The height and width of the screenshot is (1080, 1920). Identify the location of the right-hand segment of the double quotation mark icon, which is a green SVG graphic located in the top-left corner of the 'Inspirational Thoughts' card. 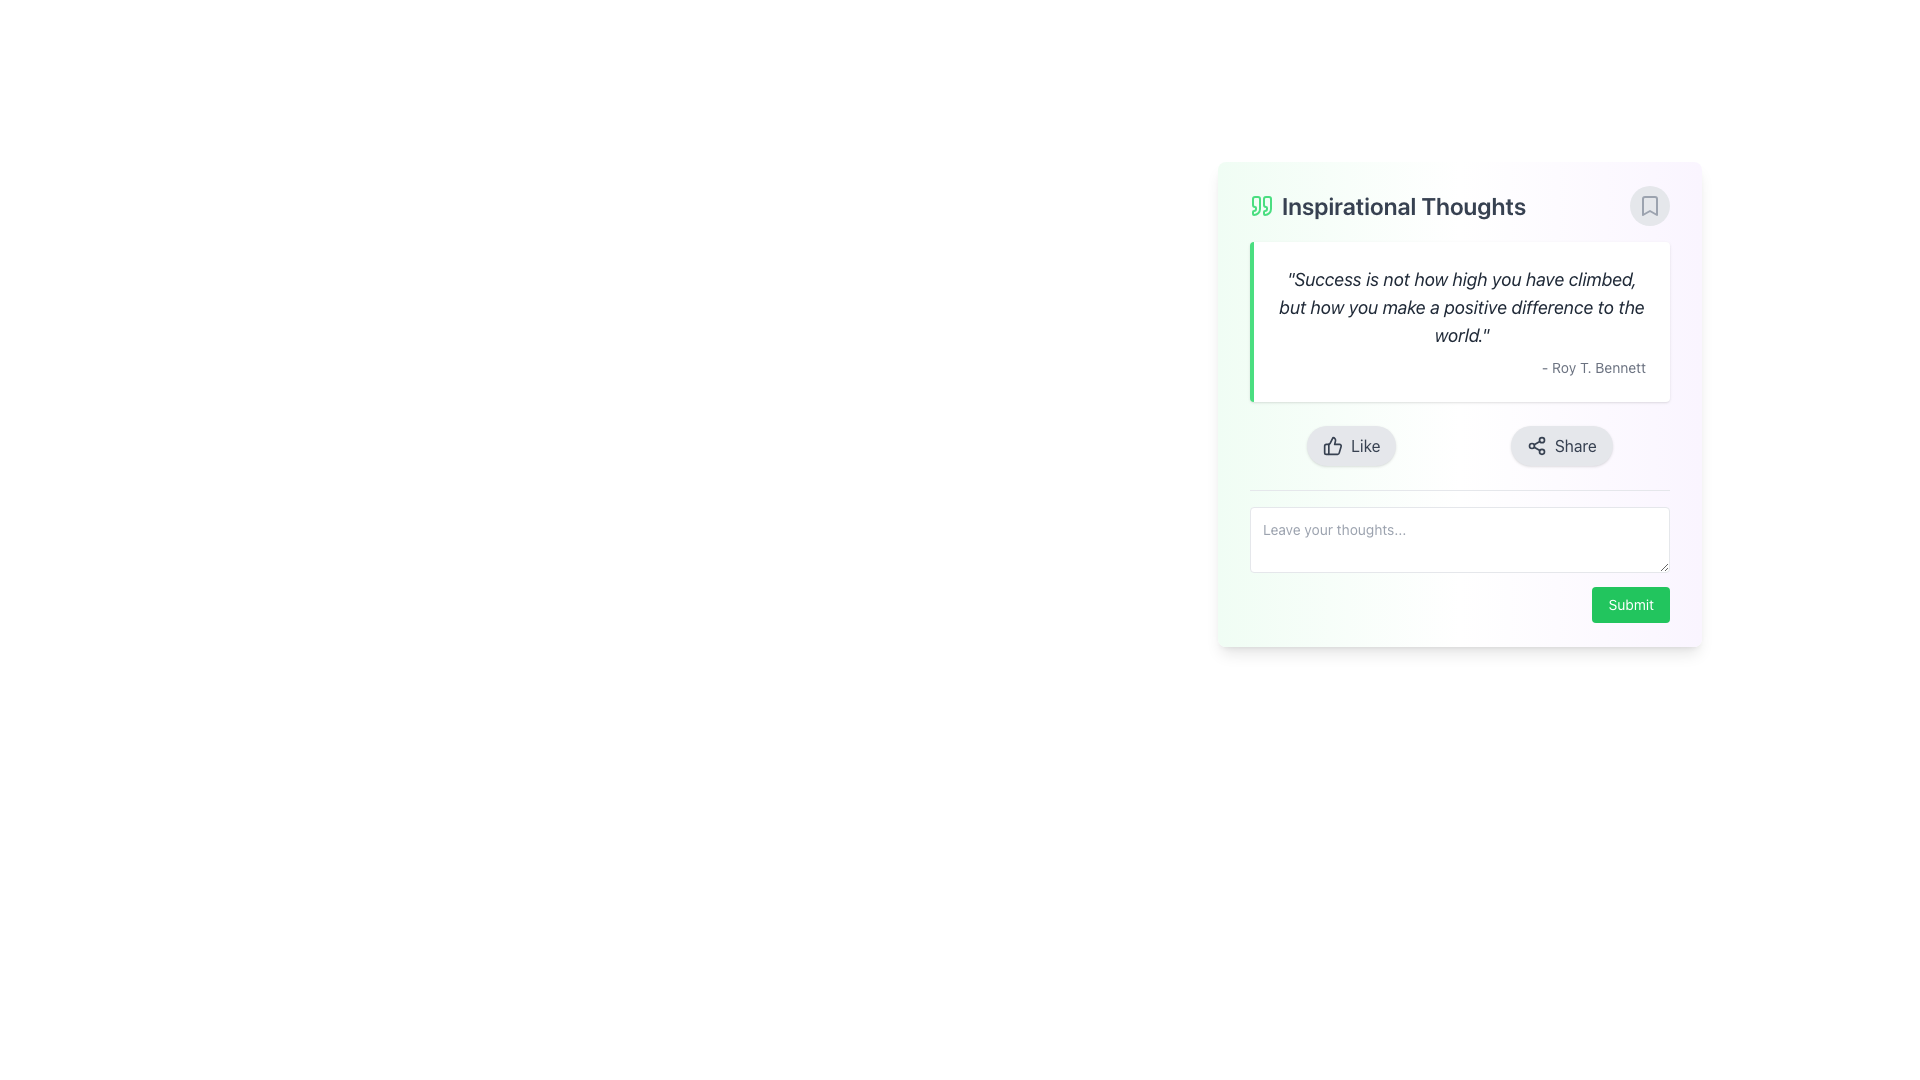
(1266, 205).